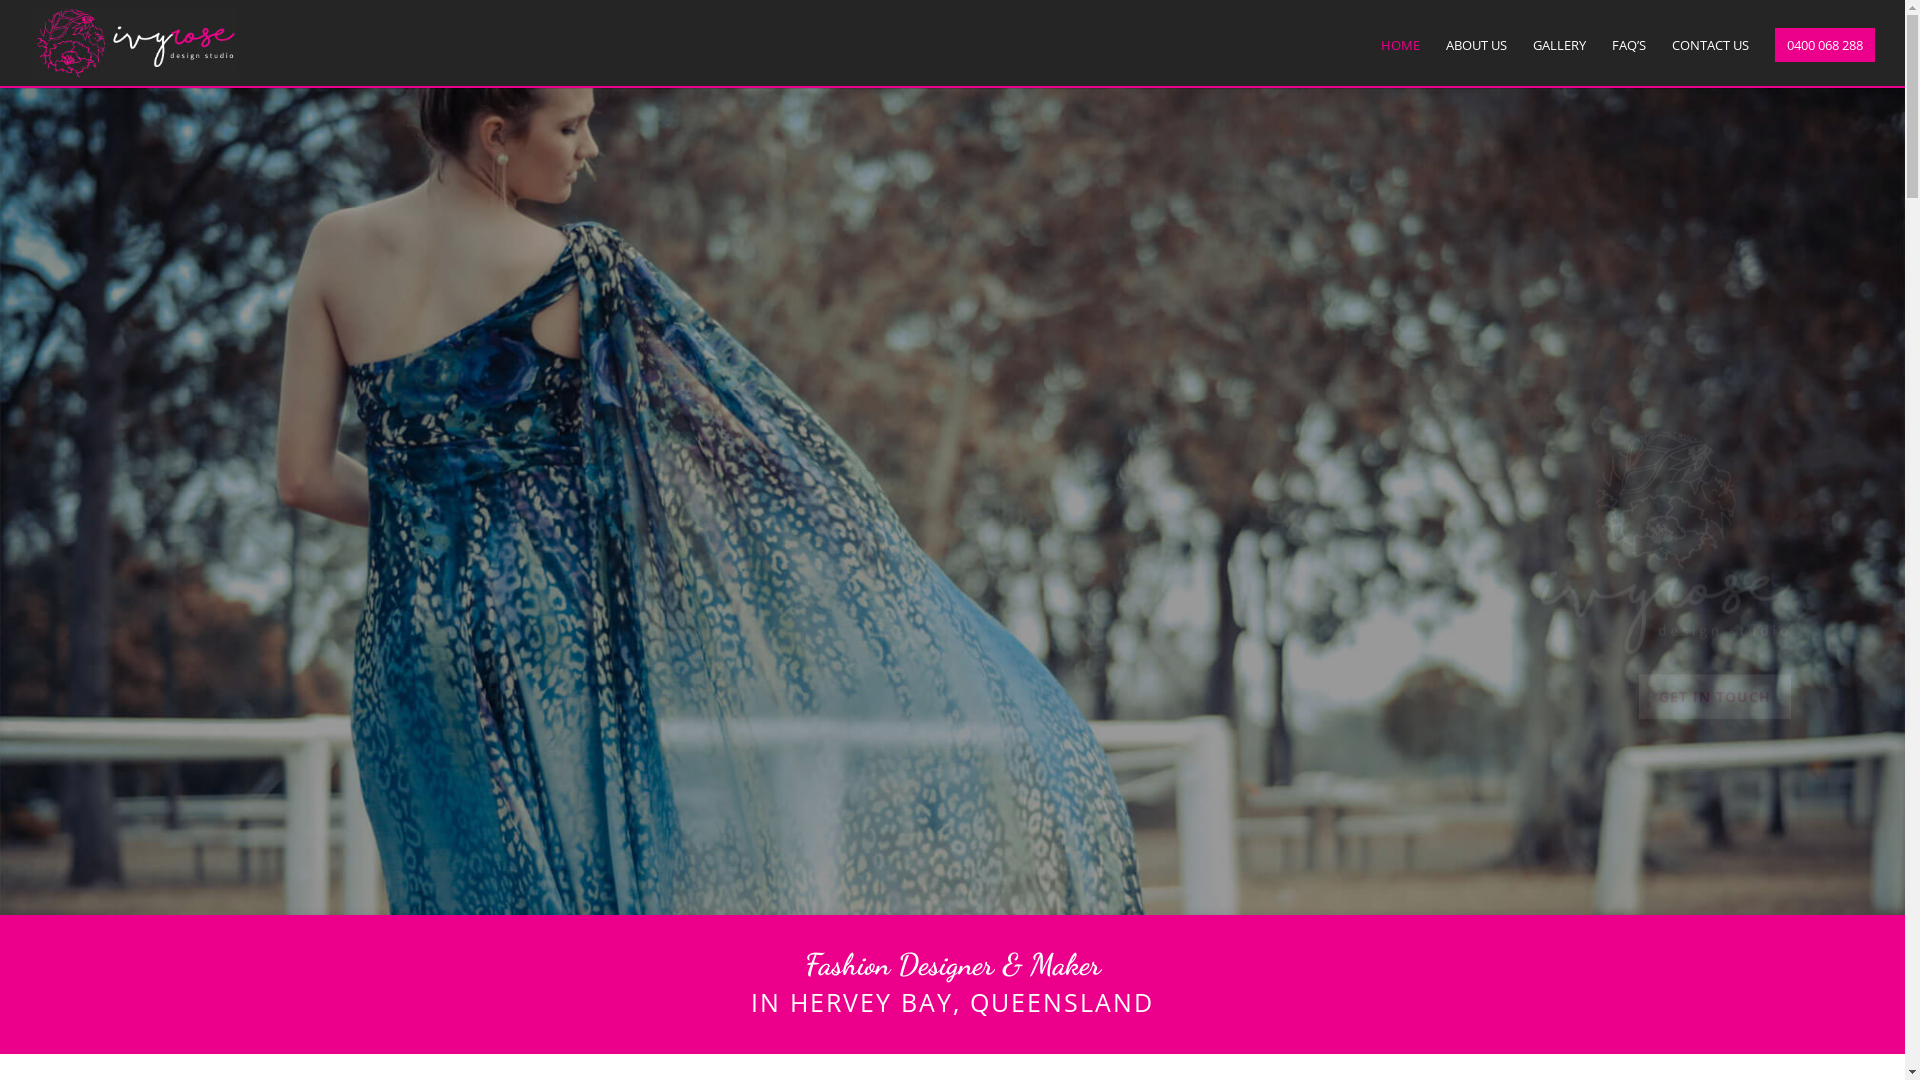 The width and height of the screenshot is (1920, 1080). Describe the element at coordinates (1476, 57) in the screenshot. I see `'ABOUT US'` at that location.